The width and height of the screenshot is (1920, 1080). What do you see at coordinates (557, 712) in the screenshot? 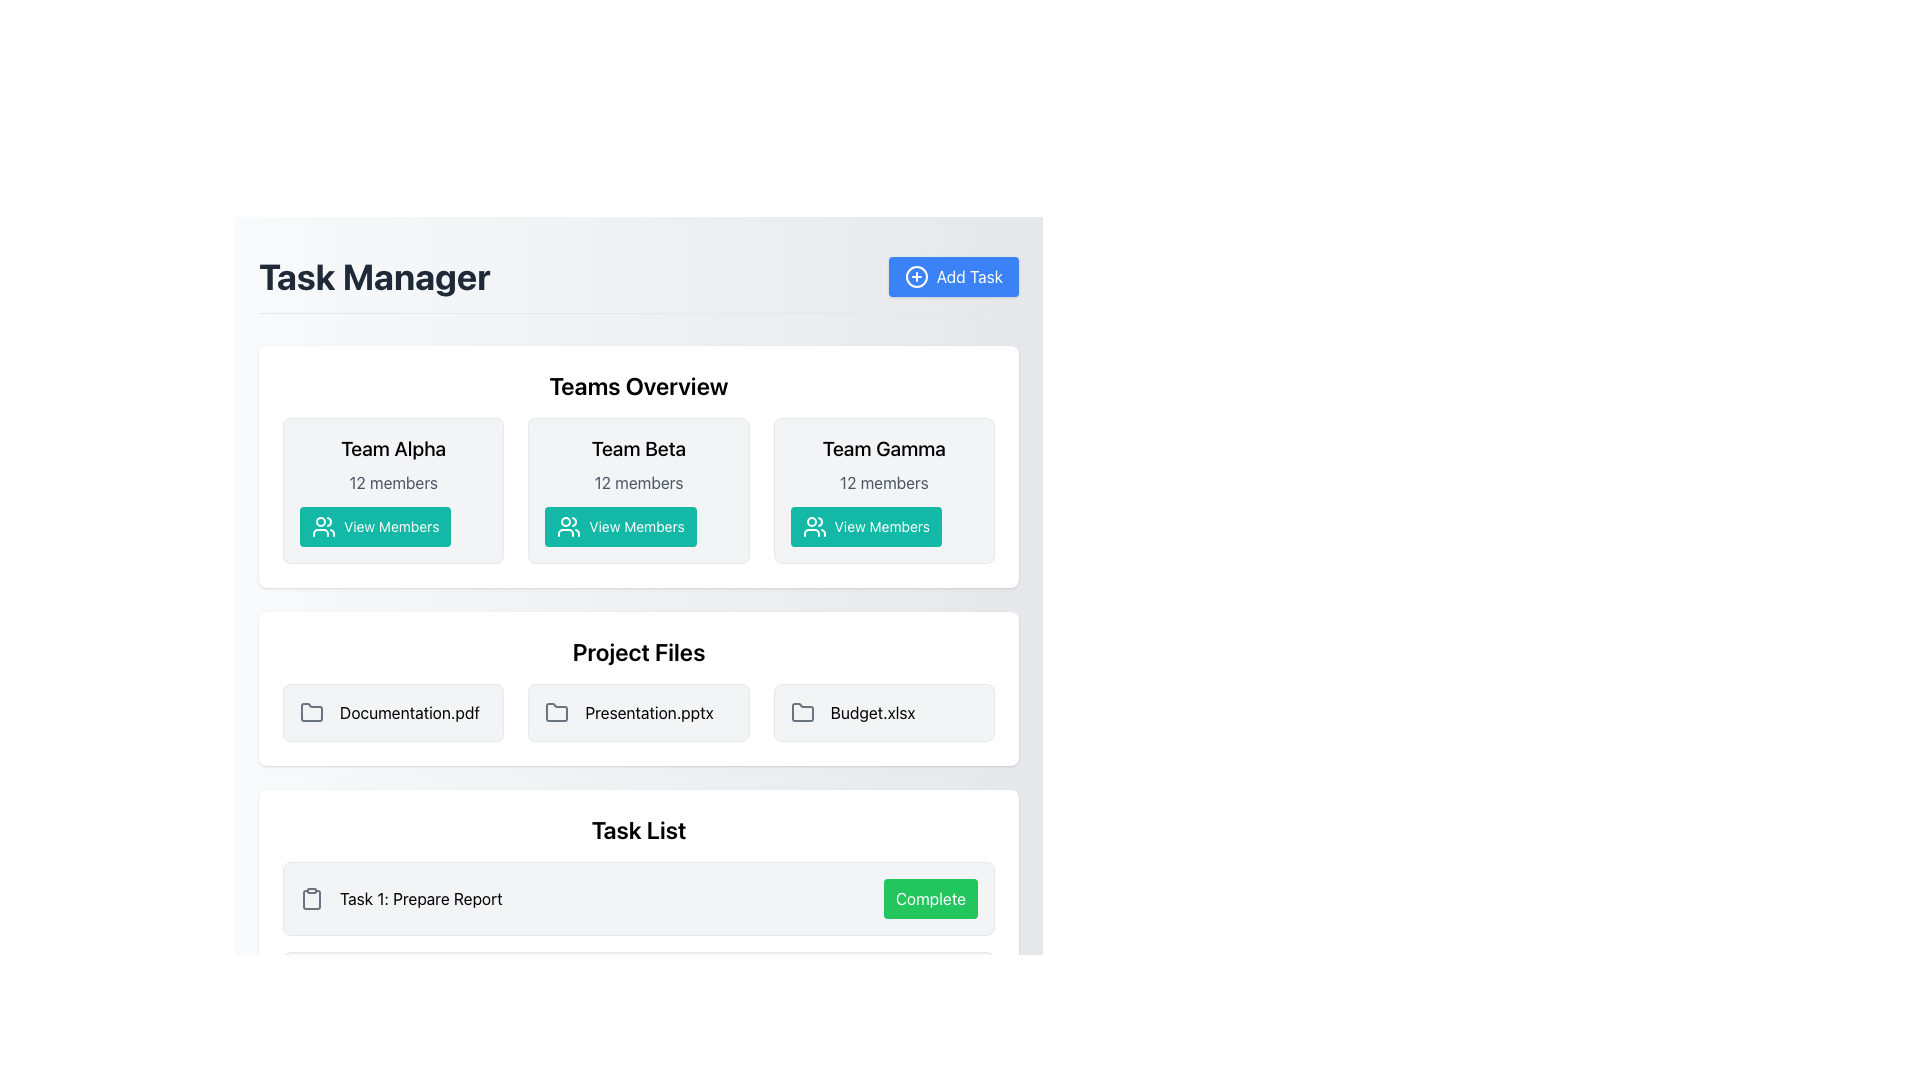
I see `the visual indicator icon for the file named 'Presentation.pptx' located in the 'Project Files' section` at bounding box center [557, 712].